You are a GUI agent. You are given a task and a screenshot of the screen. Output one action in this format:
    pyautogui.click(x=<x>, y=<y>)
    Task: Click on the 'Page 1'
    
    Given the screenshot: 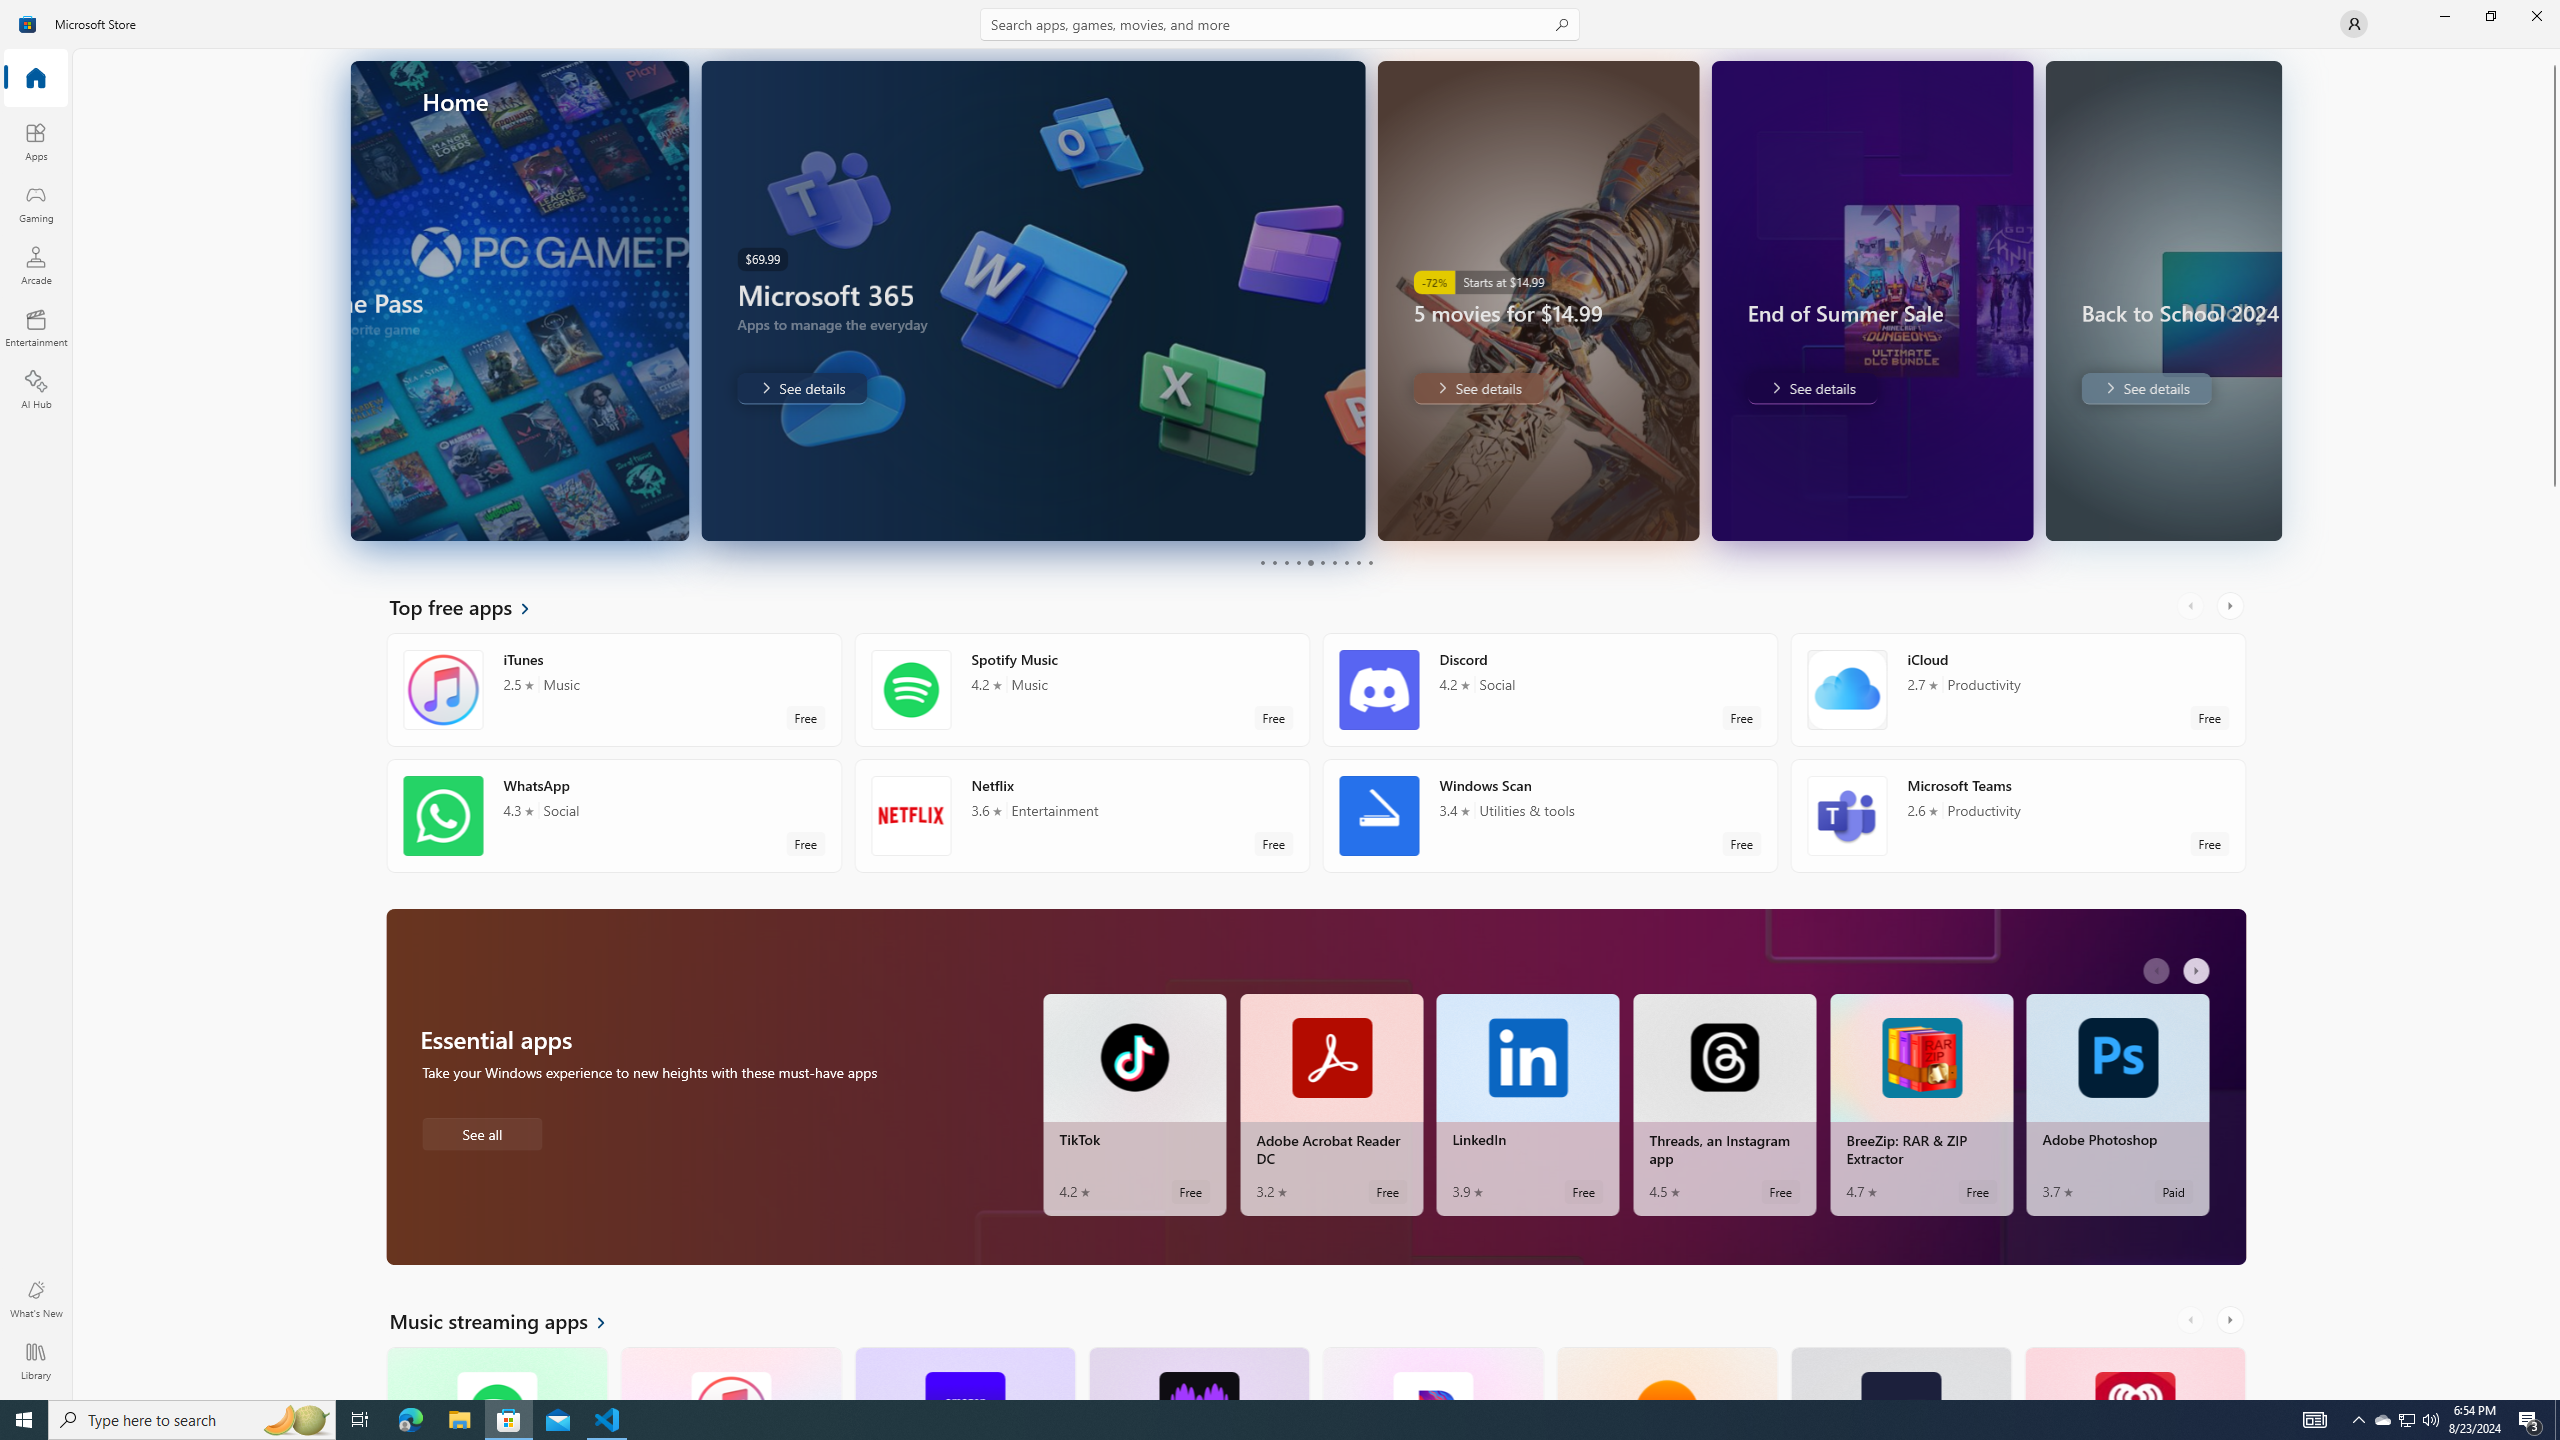 What is the action you would take?
    pyautogui.click(x=1261, y=562)
    